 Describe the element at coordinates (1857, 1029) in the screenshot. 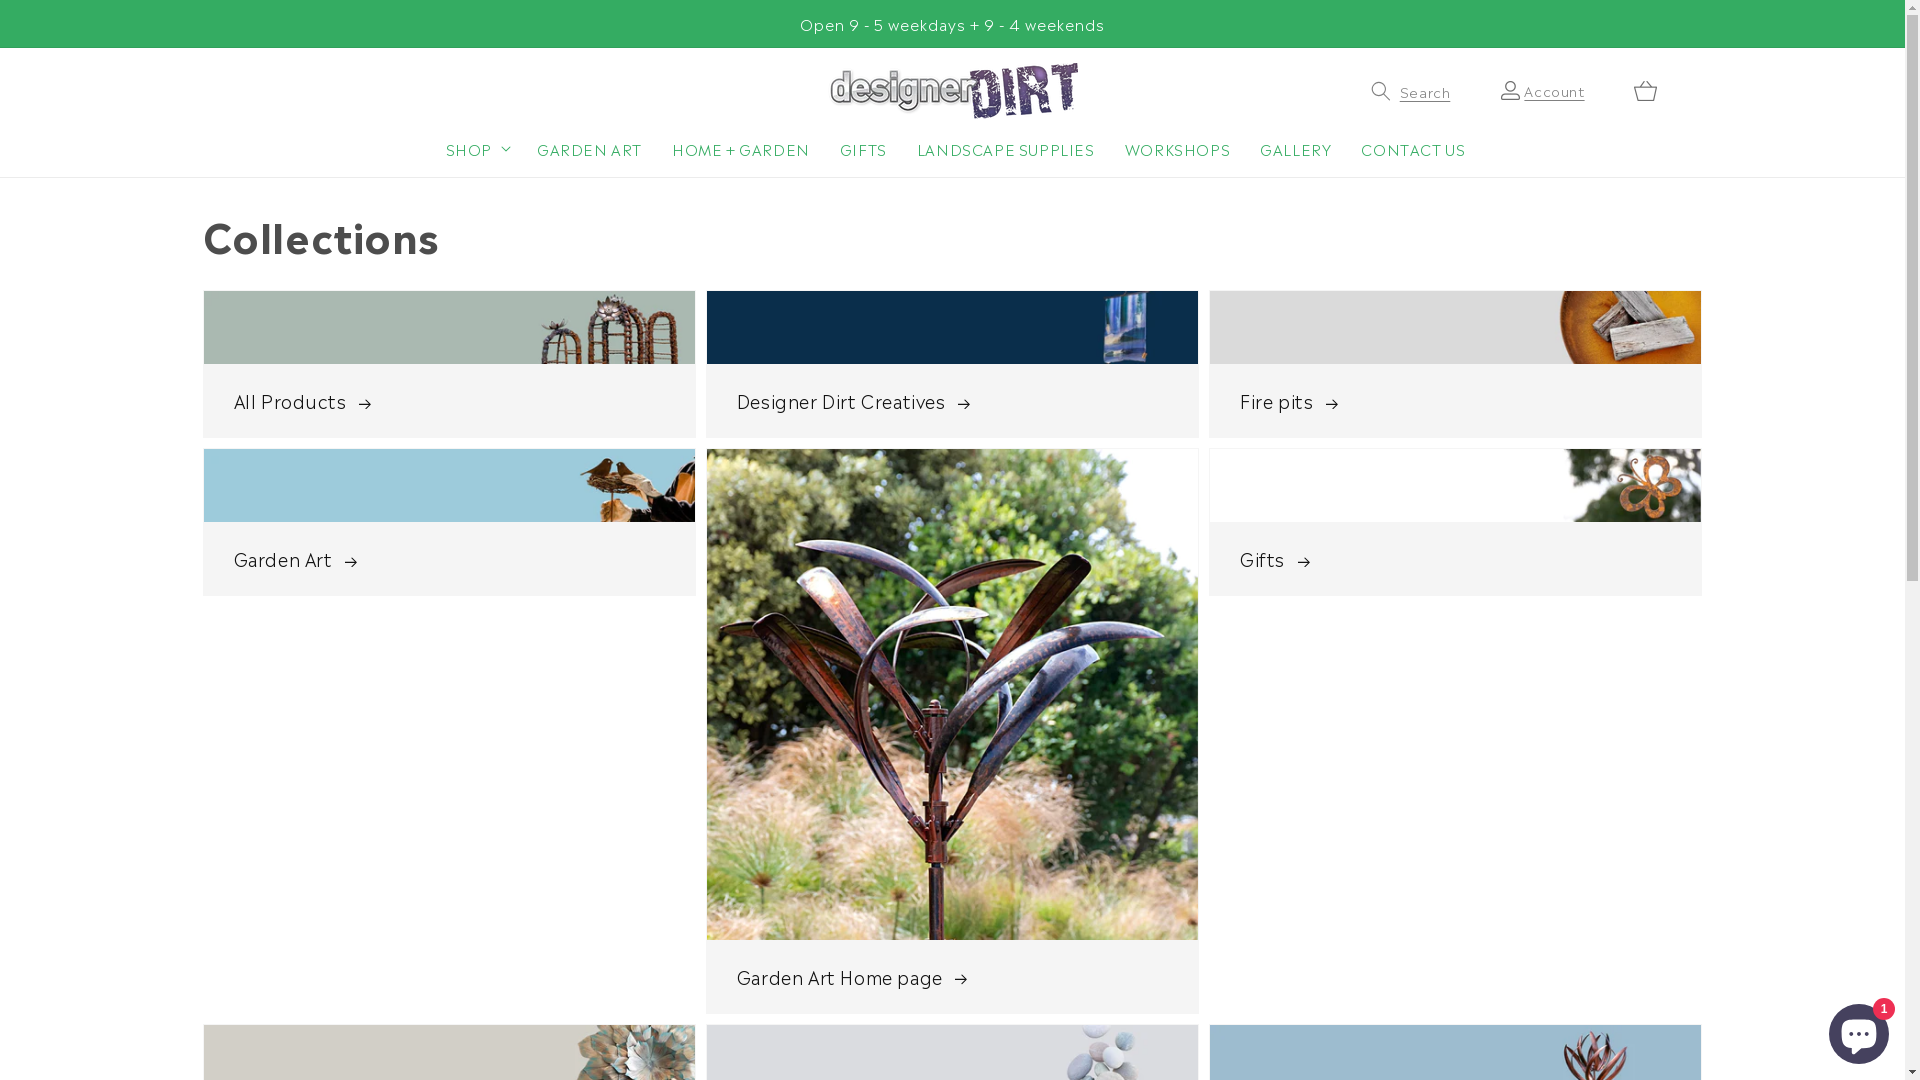

I see `'Shopify online store chat'` at that location.